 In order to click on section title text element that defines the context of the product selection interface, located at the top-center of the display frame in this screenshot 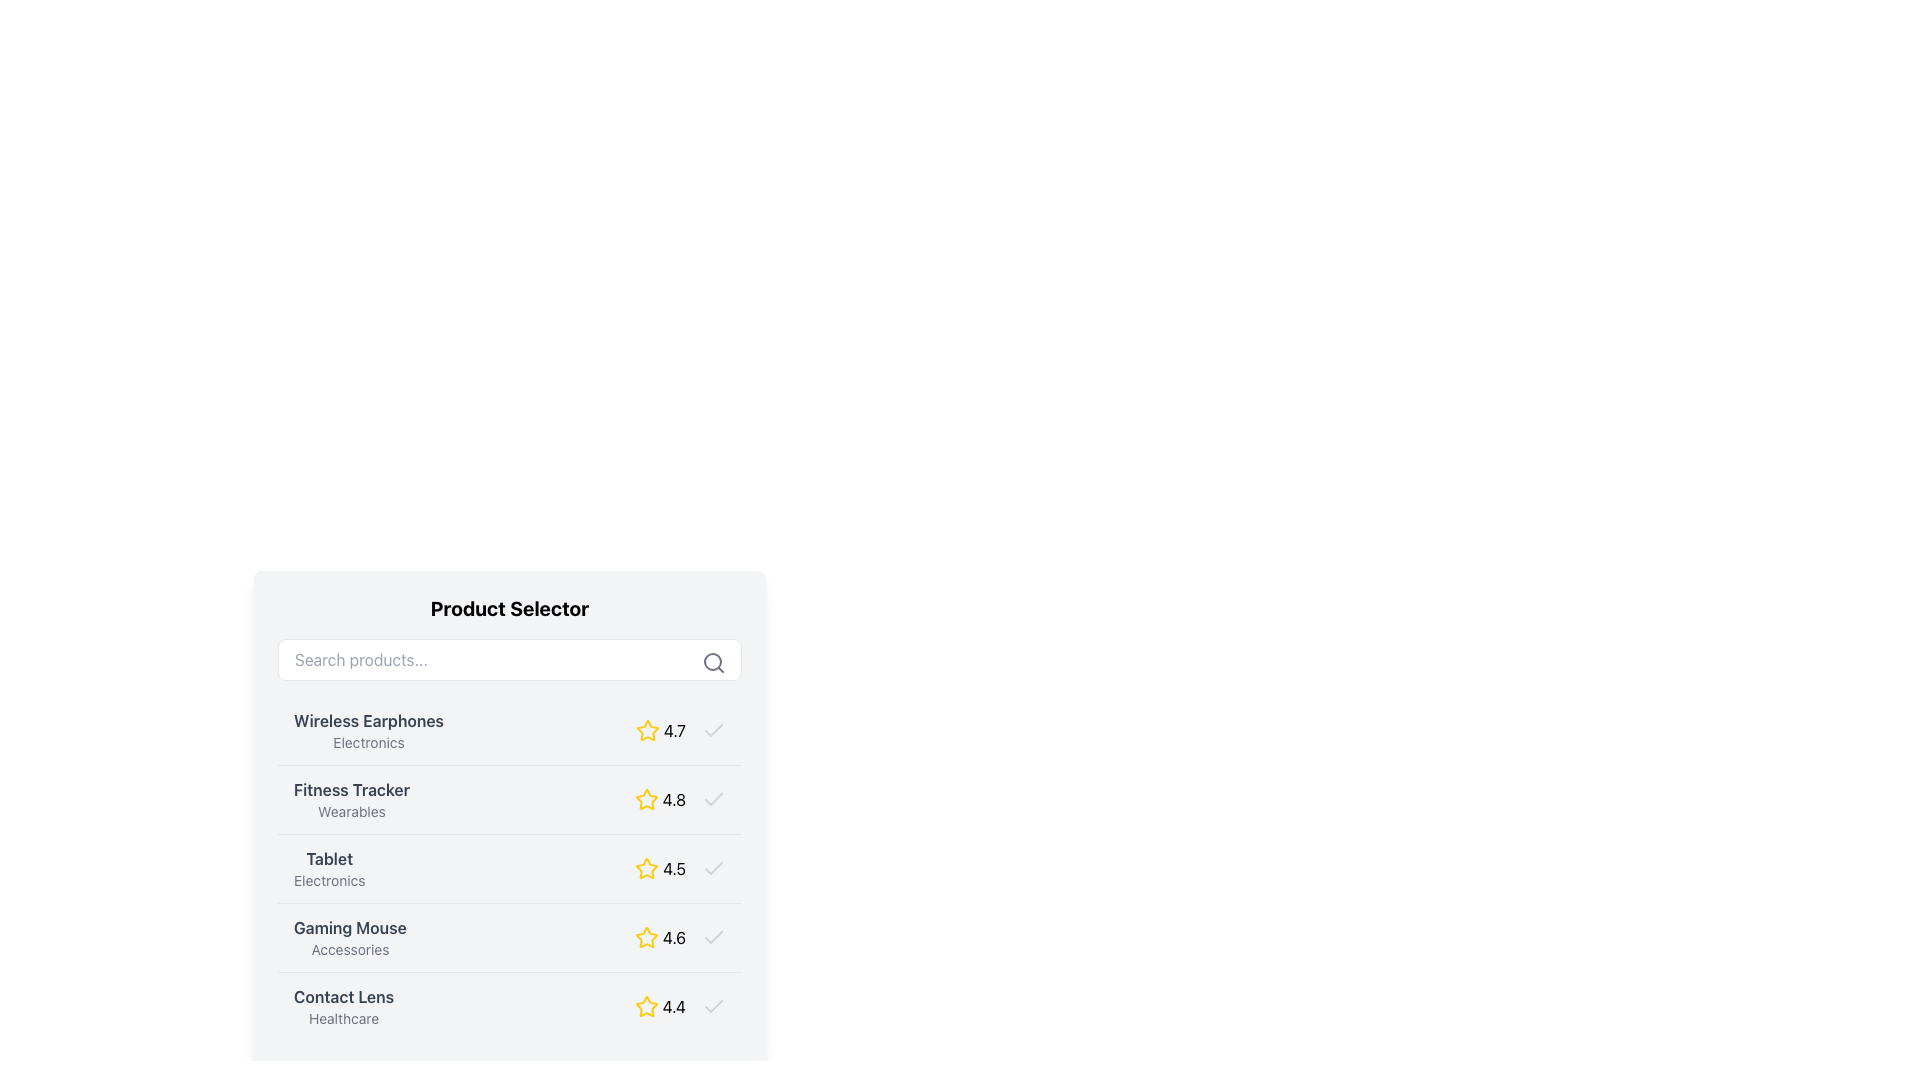, I will do `click(509, 608)`.